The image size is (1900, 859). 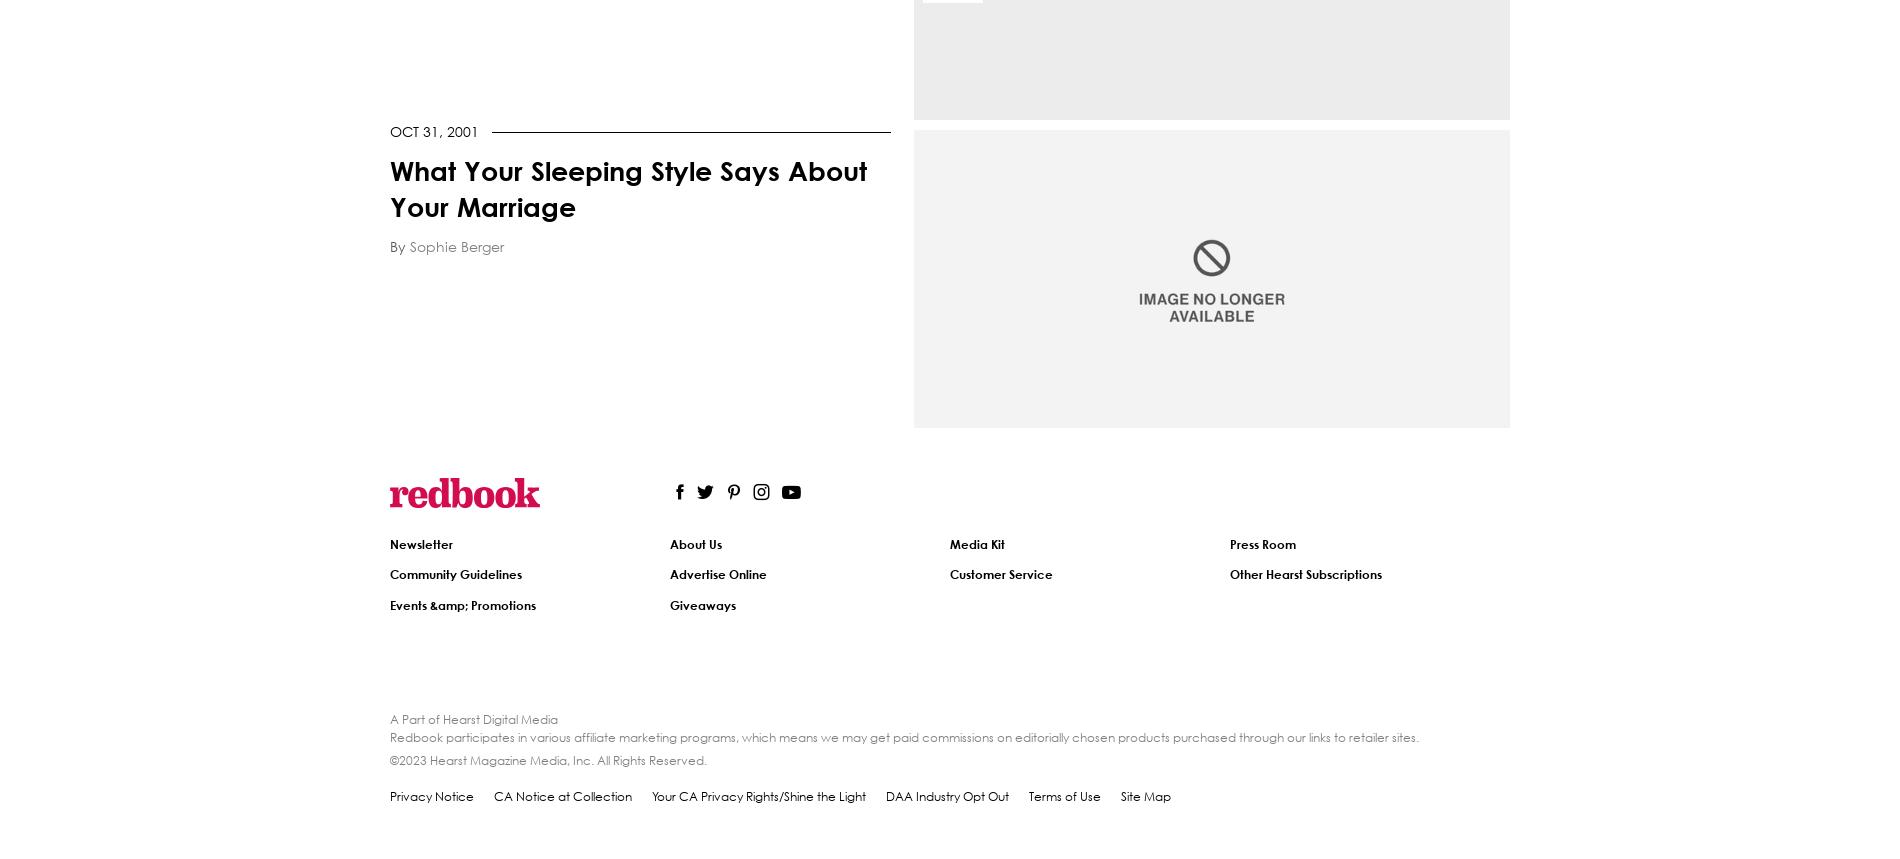 What do you see at coordinates (703, 604) in the screenshot?
I see `'Giveaways'` at bounding box center [703, 604].